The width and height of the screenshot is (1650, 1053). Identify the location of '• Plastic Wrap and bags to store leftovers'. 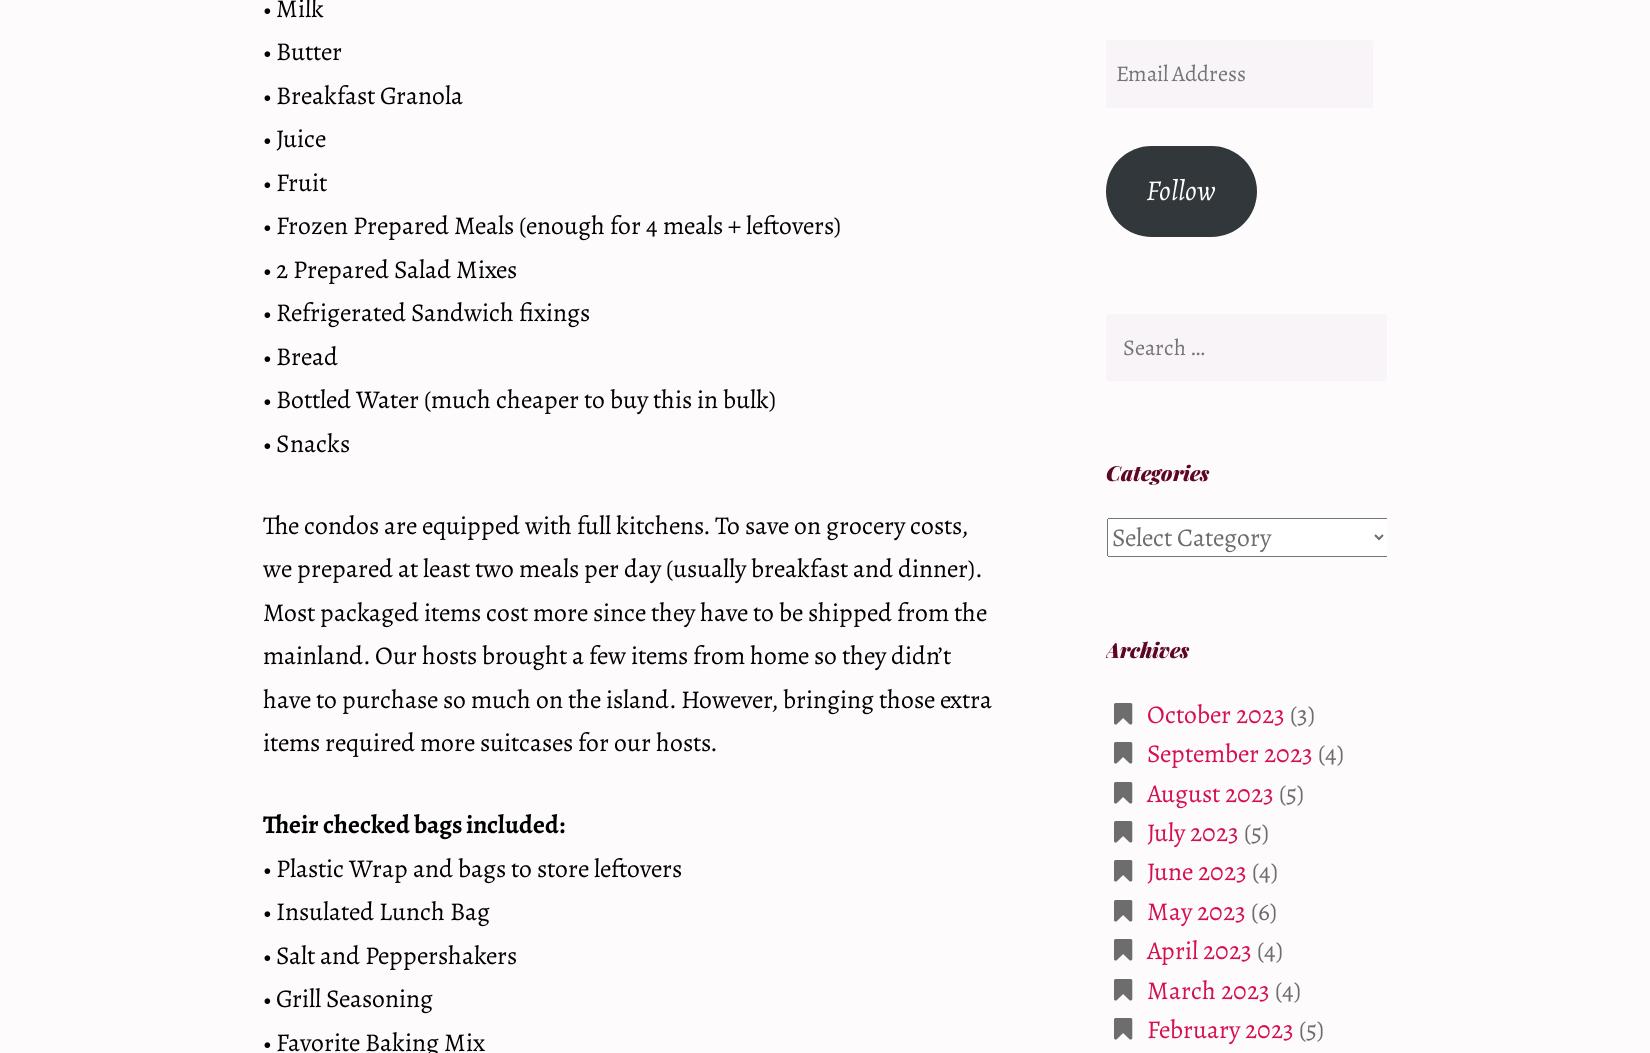
(263, 867).